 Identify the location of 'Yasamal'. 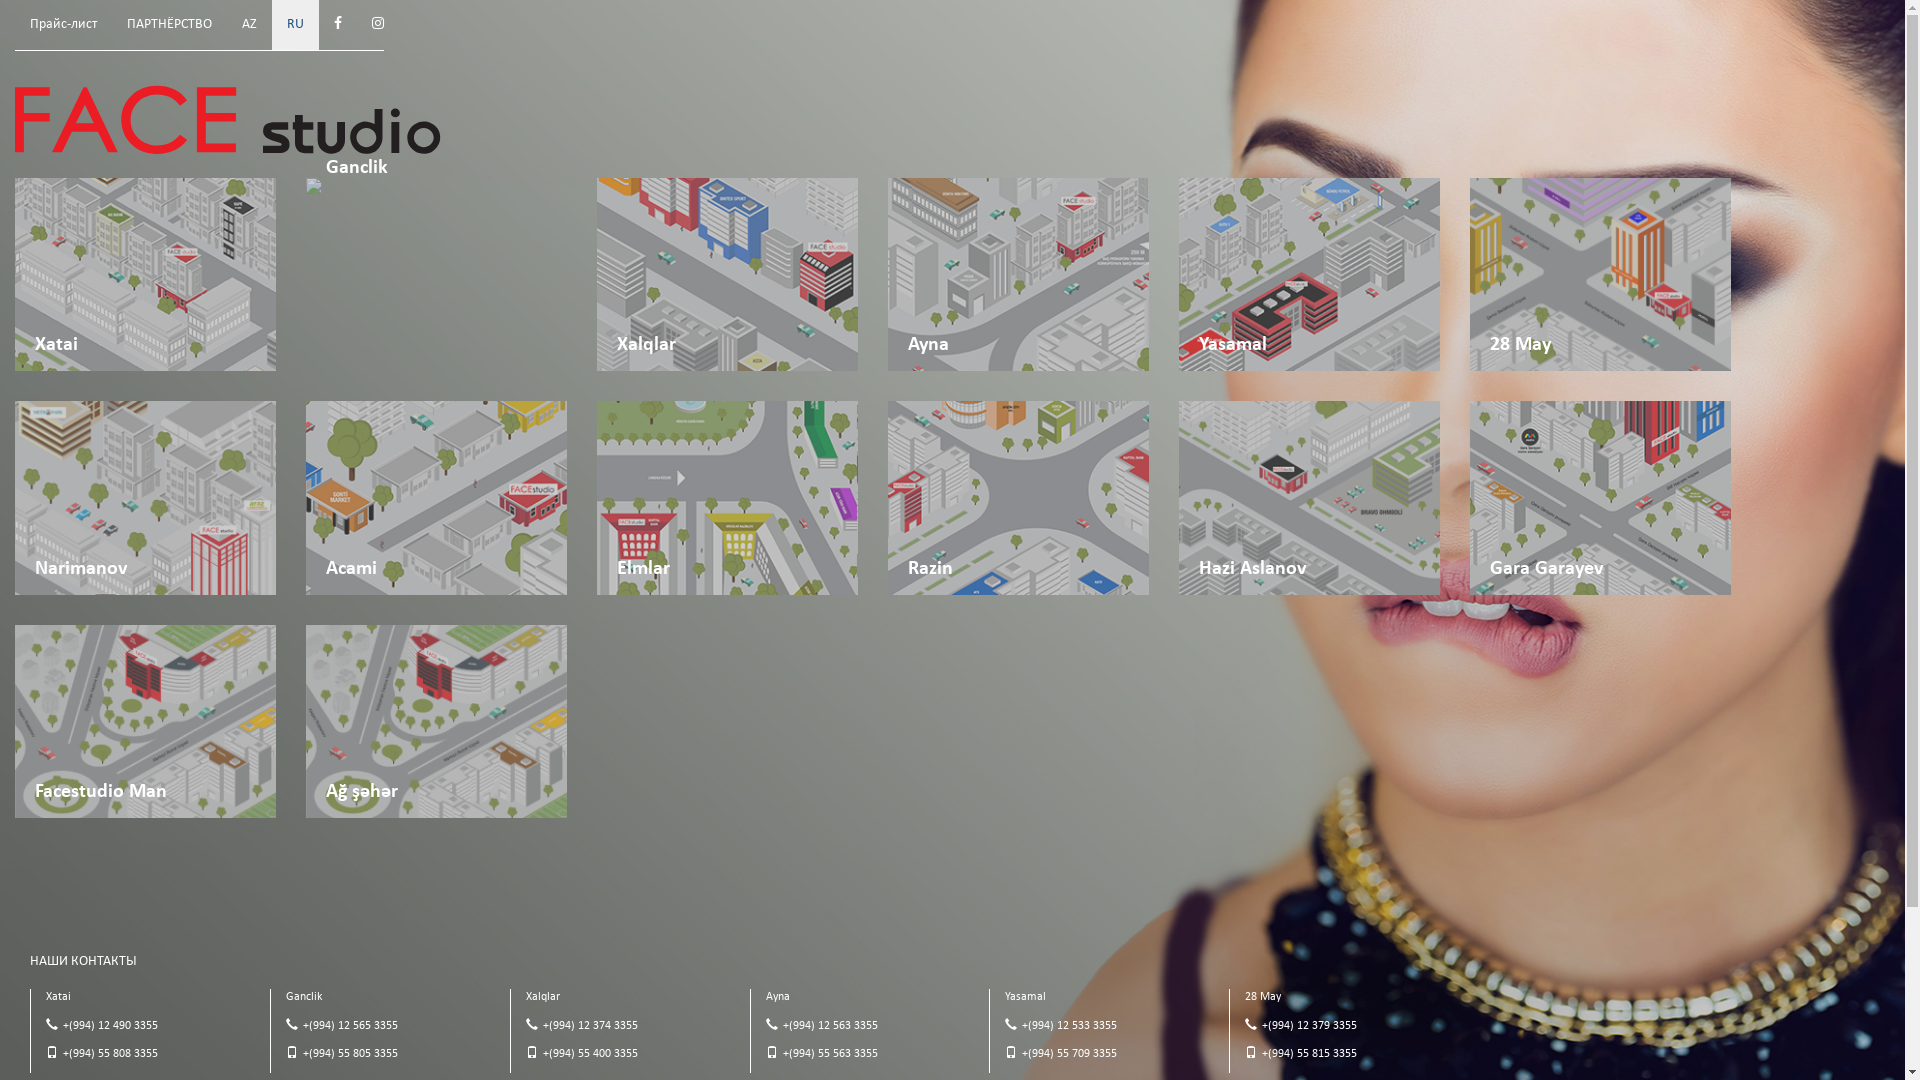
(1179, 274).